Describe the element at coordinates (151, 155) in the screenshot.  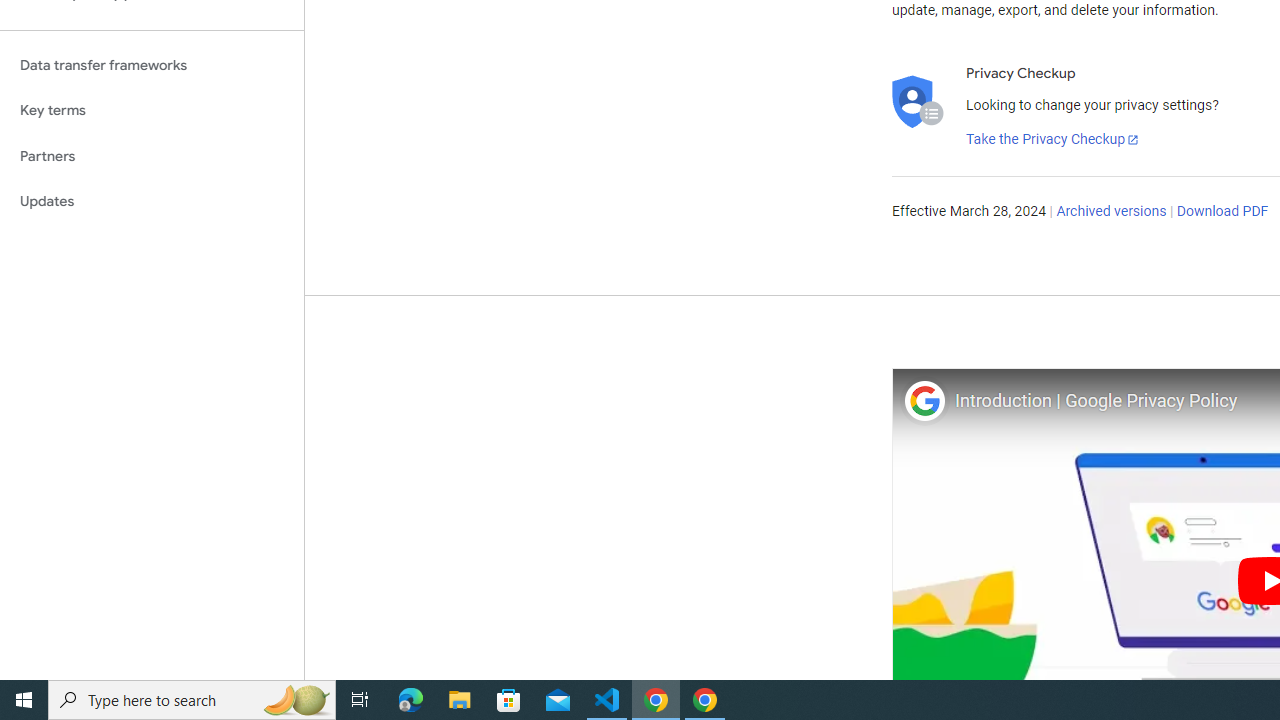
I see `'Partners'` at that location.